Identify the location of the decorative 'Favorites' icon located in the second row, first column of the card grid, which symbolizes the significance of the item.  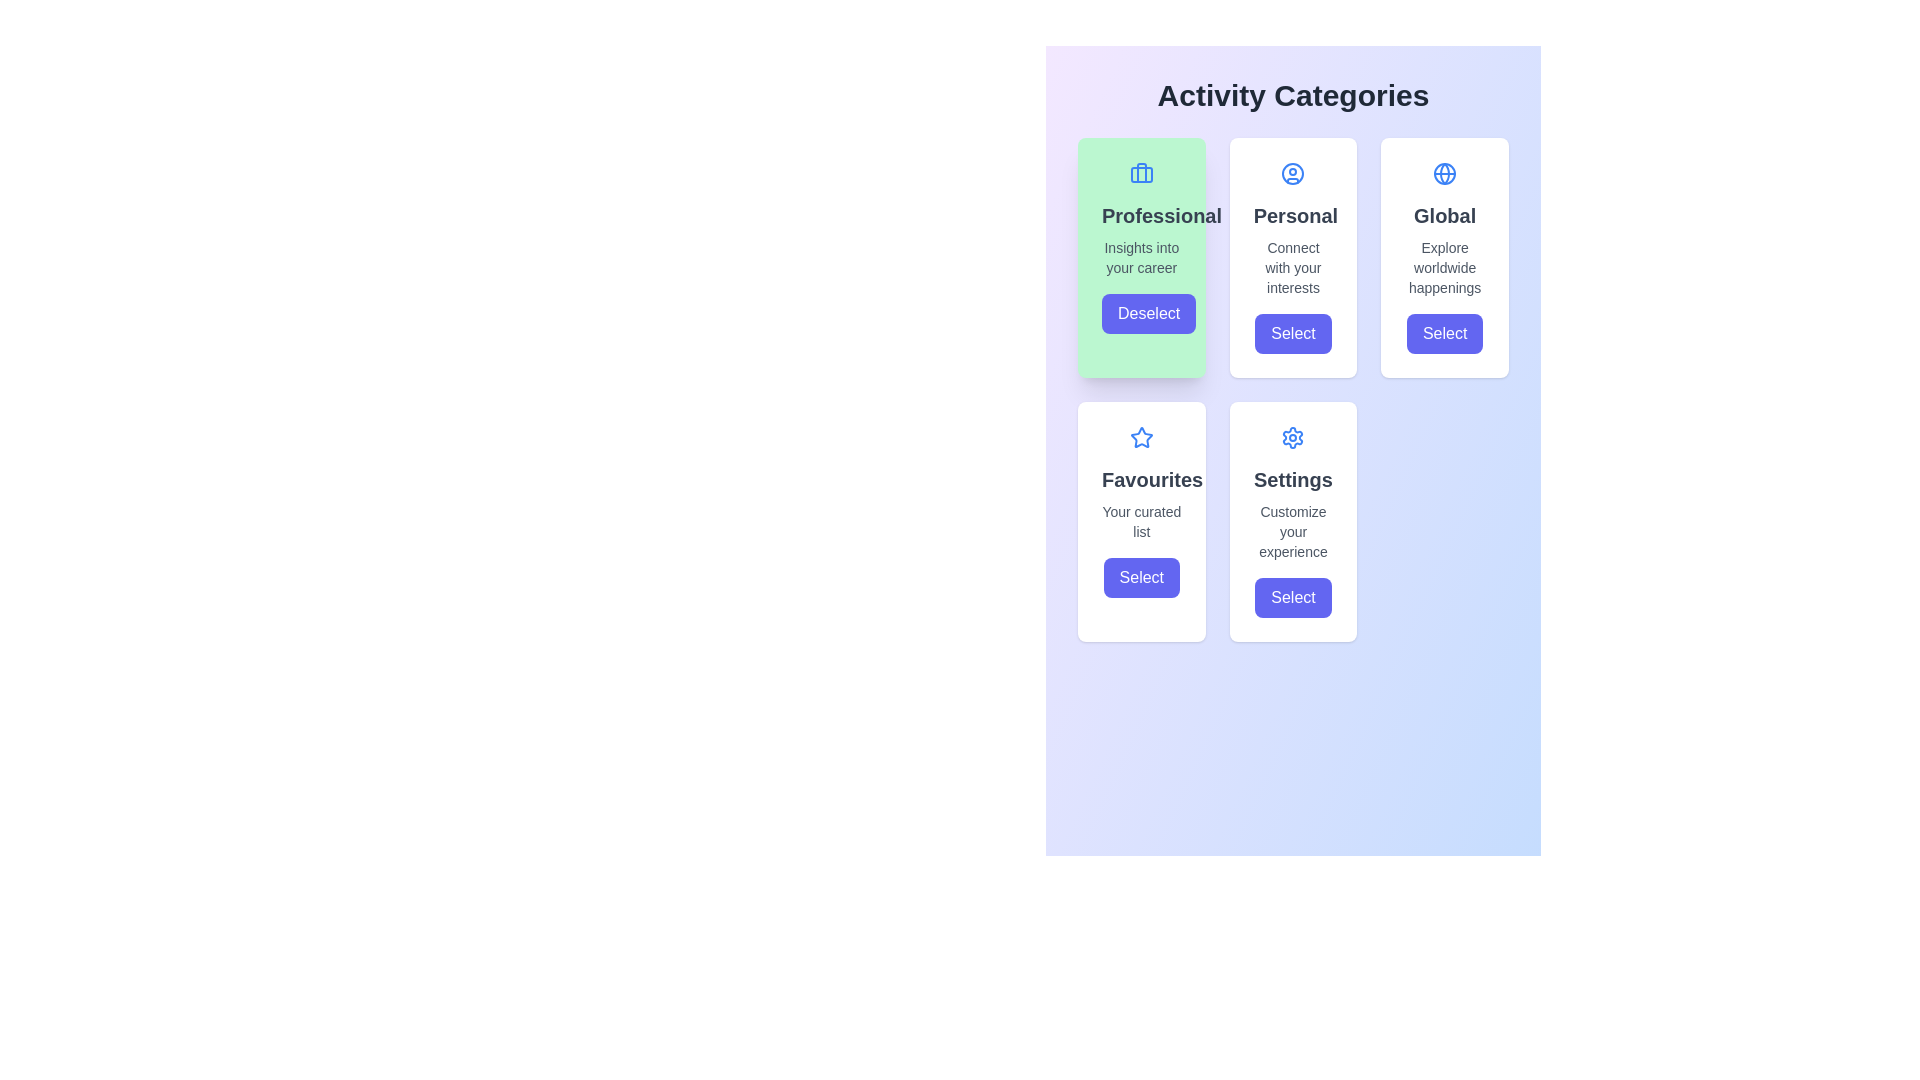
(1141, 436).